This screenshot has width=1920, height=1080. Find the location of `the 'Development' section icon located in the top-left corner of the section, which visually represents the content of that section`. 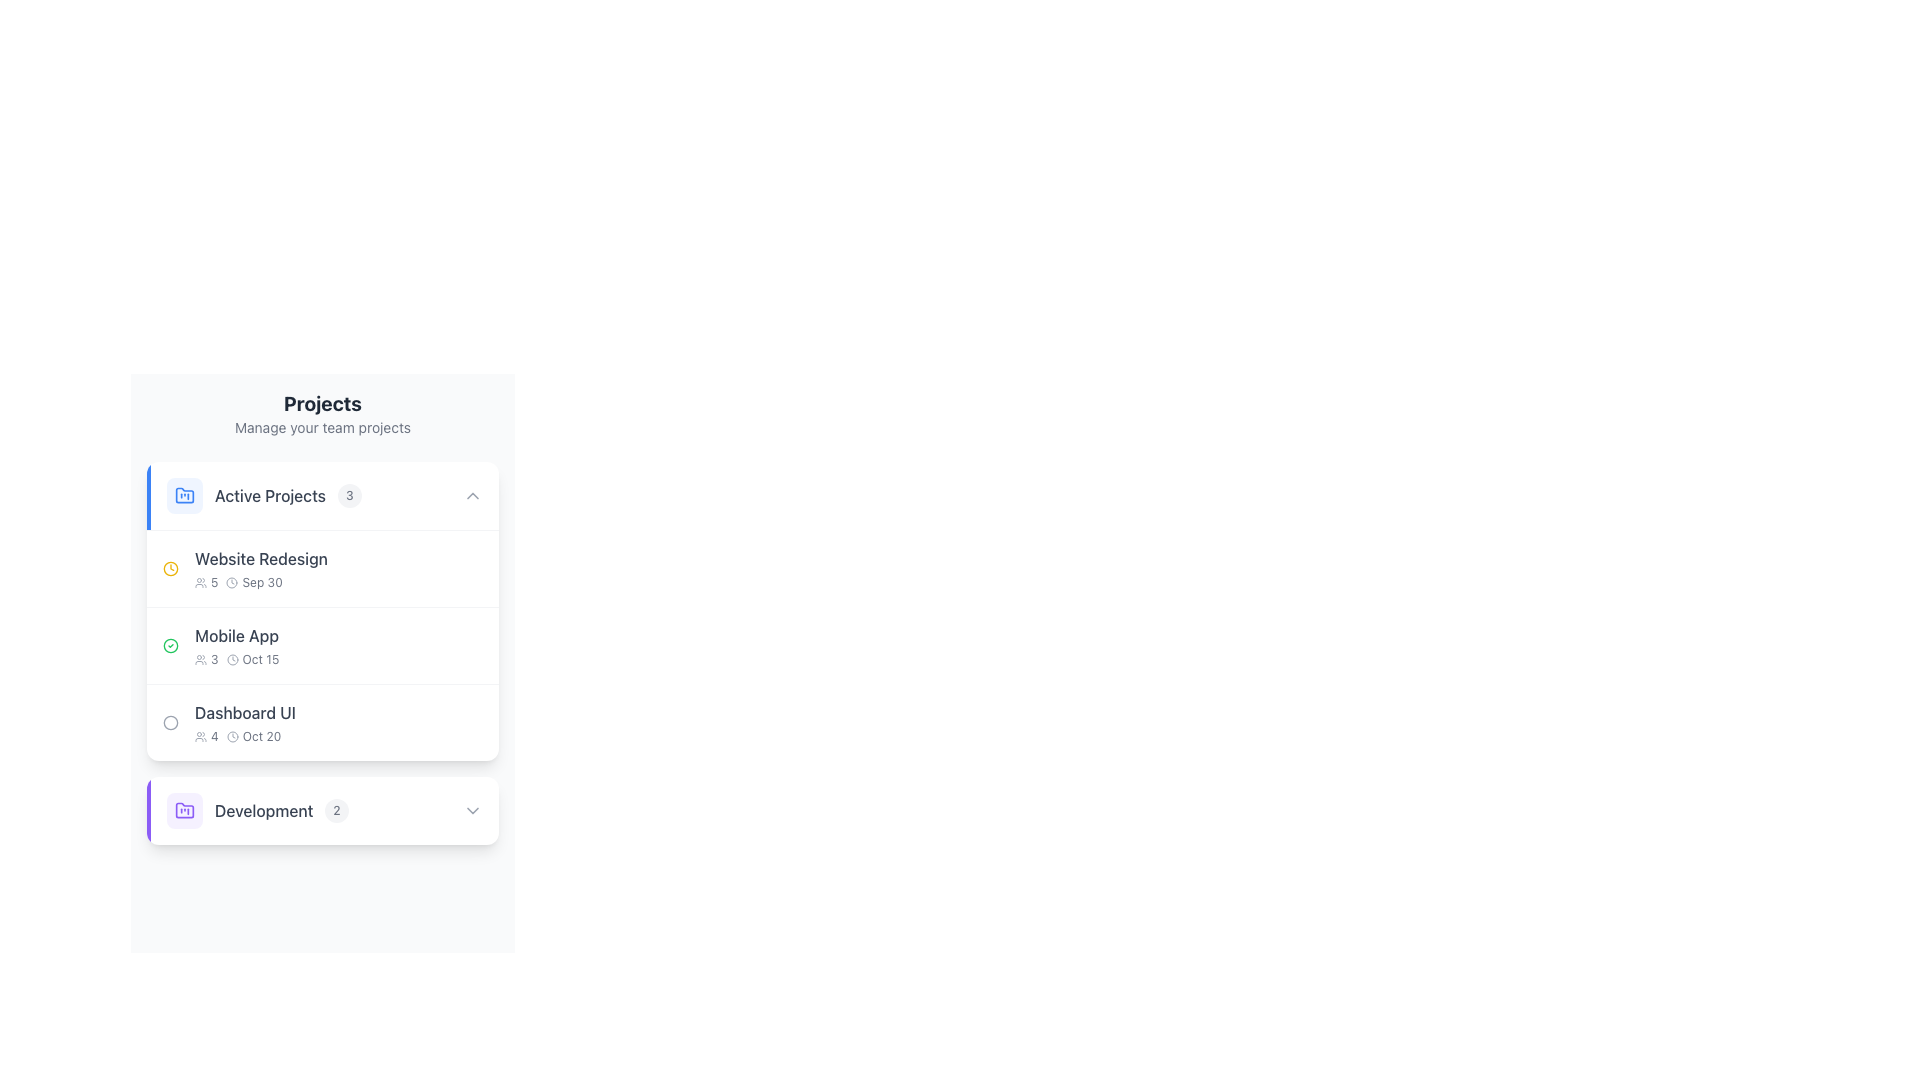

the 'Development' section icon located in the top-left corner of the section, which visually represents the content of that section is located at coordinates (185, 810).